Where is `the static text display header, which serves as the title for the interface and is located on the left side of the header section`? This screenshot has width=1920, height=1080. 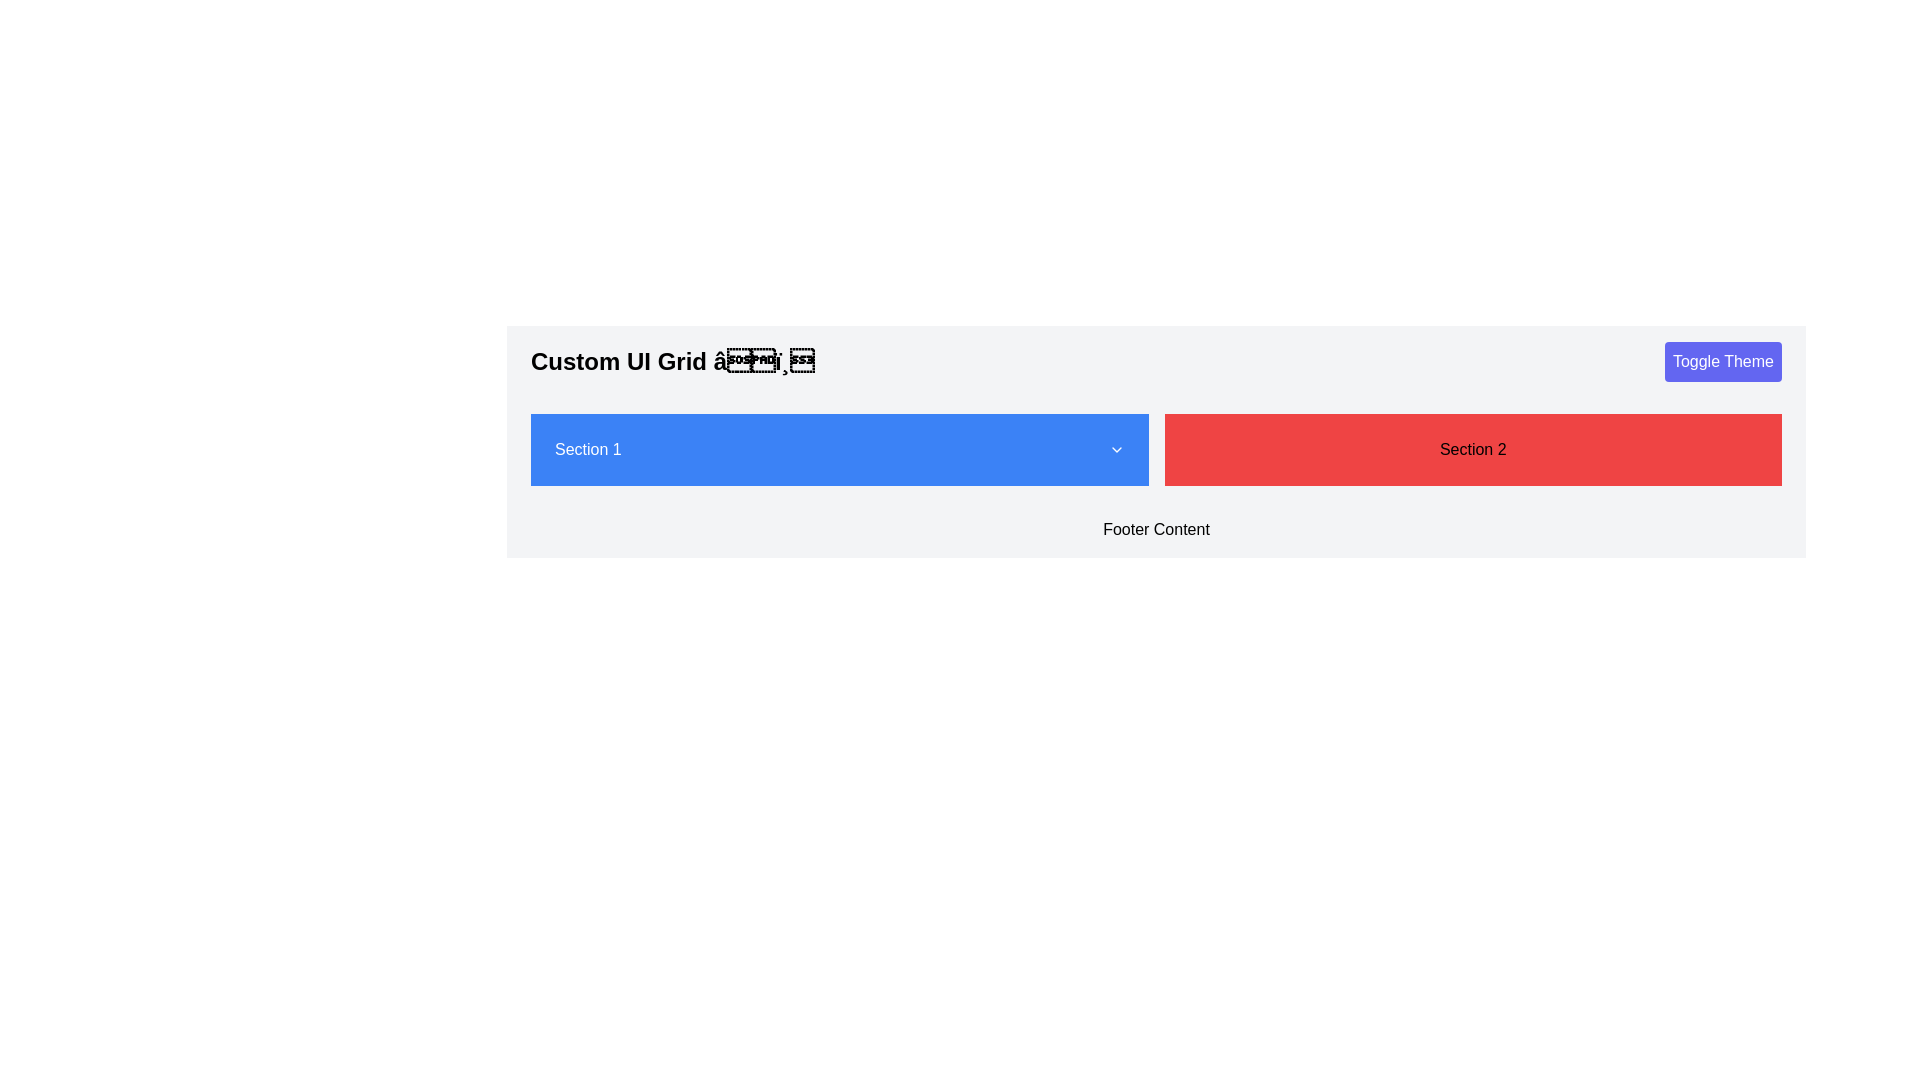 the static text display header, which serves as the title for the interface and is located on the left side of the header section is located at coordinates (672, 362).